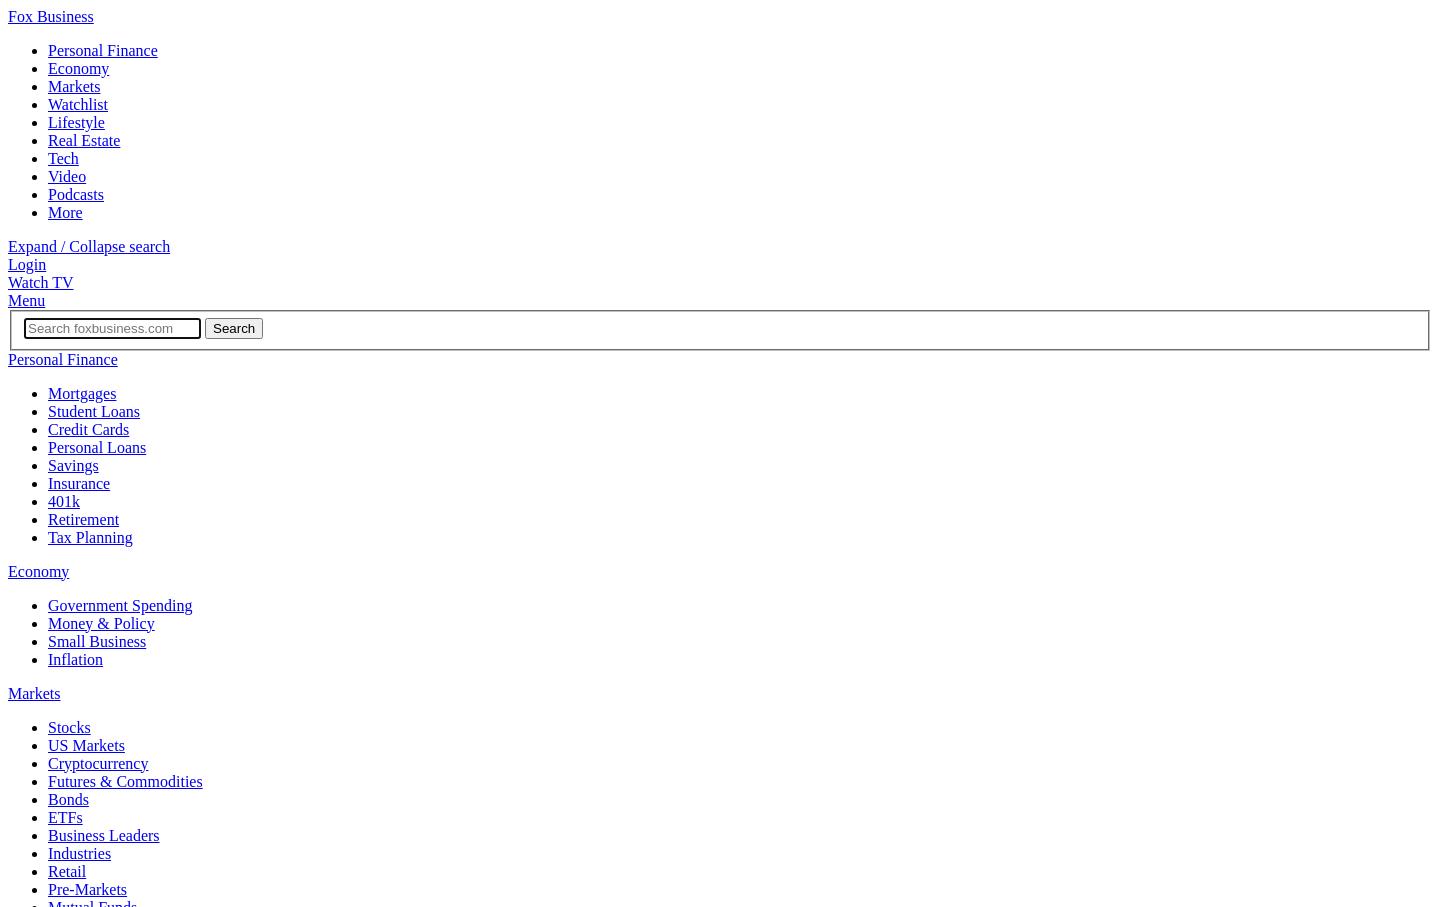  What do you see at coordinates (46, 743) in the screenshot?
I see `'US Markets'` at bounding box center [46, 743].